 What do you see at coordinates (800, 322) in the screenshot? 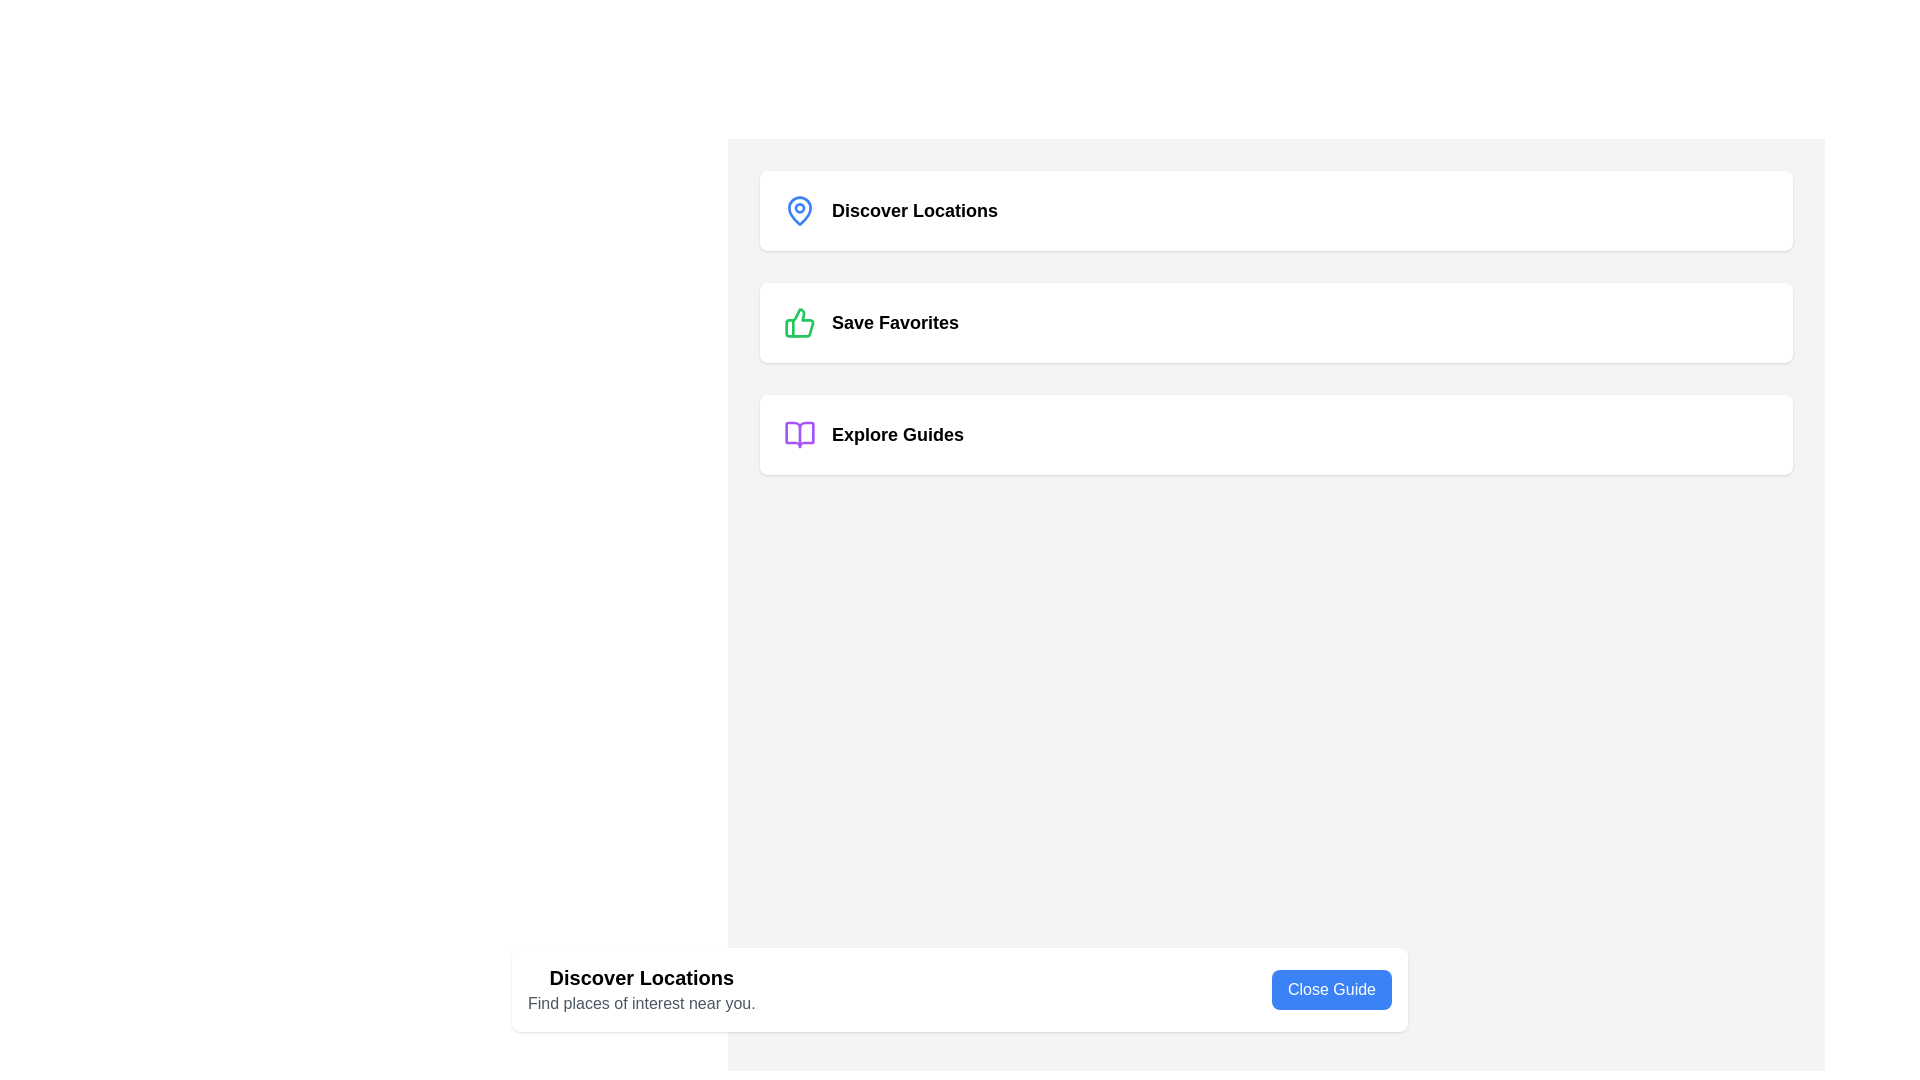
I see `the 'Save Favorites' icon, which is the leftmost element in the 'Save Favorites' card, visually indicating the action of saving favorites` at bounding box center [800, 322].